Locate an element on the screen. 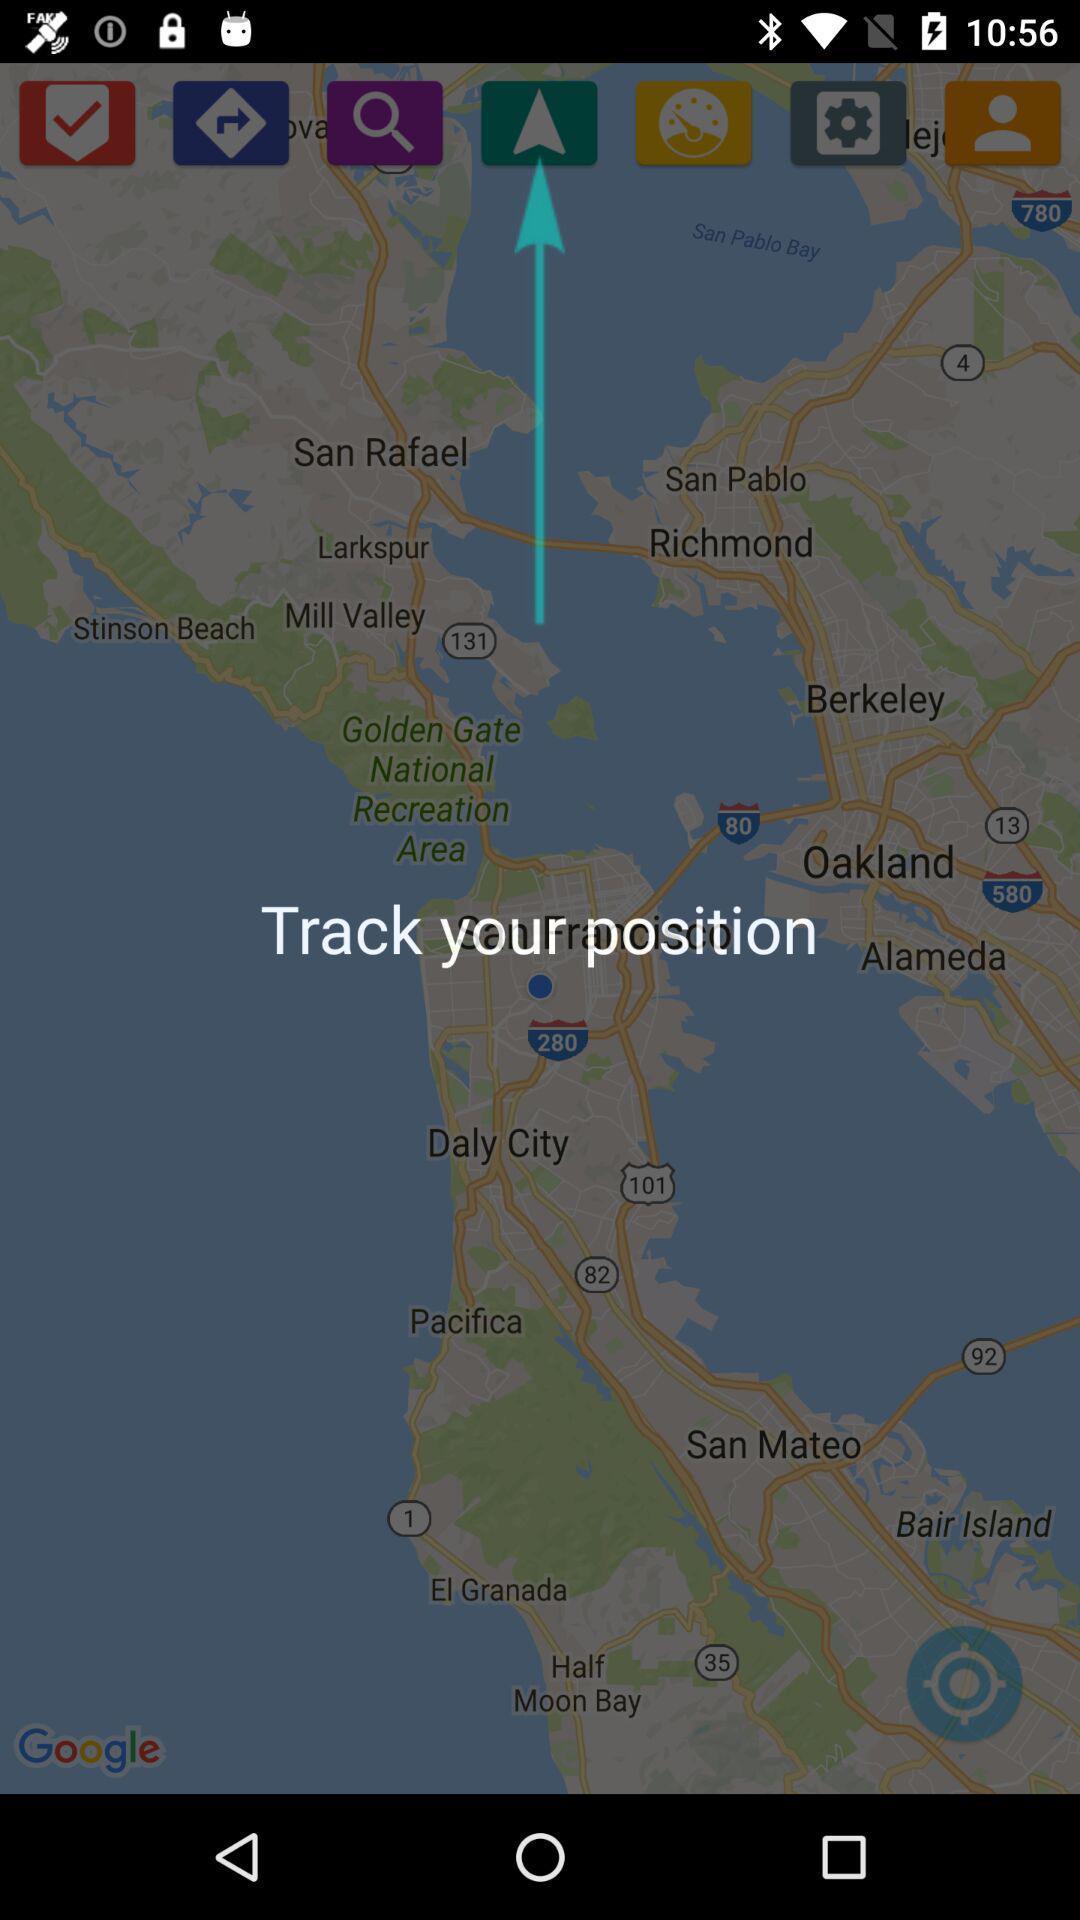 This screenshot has width=1080, height=1920. the check icon is located at coordinates (75, 121).